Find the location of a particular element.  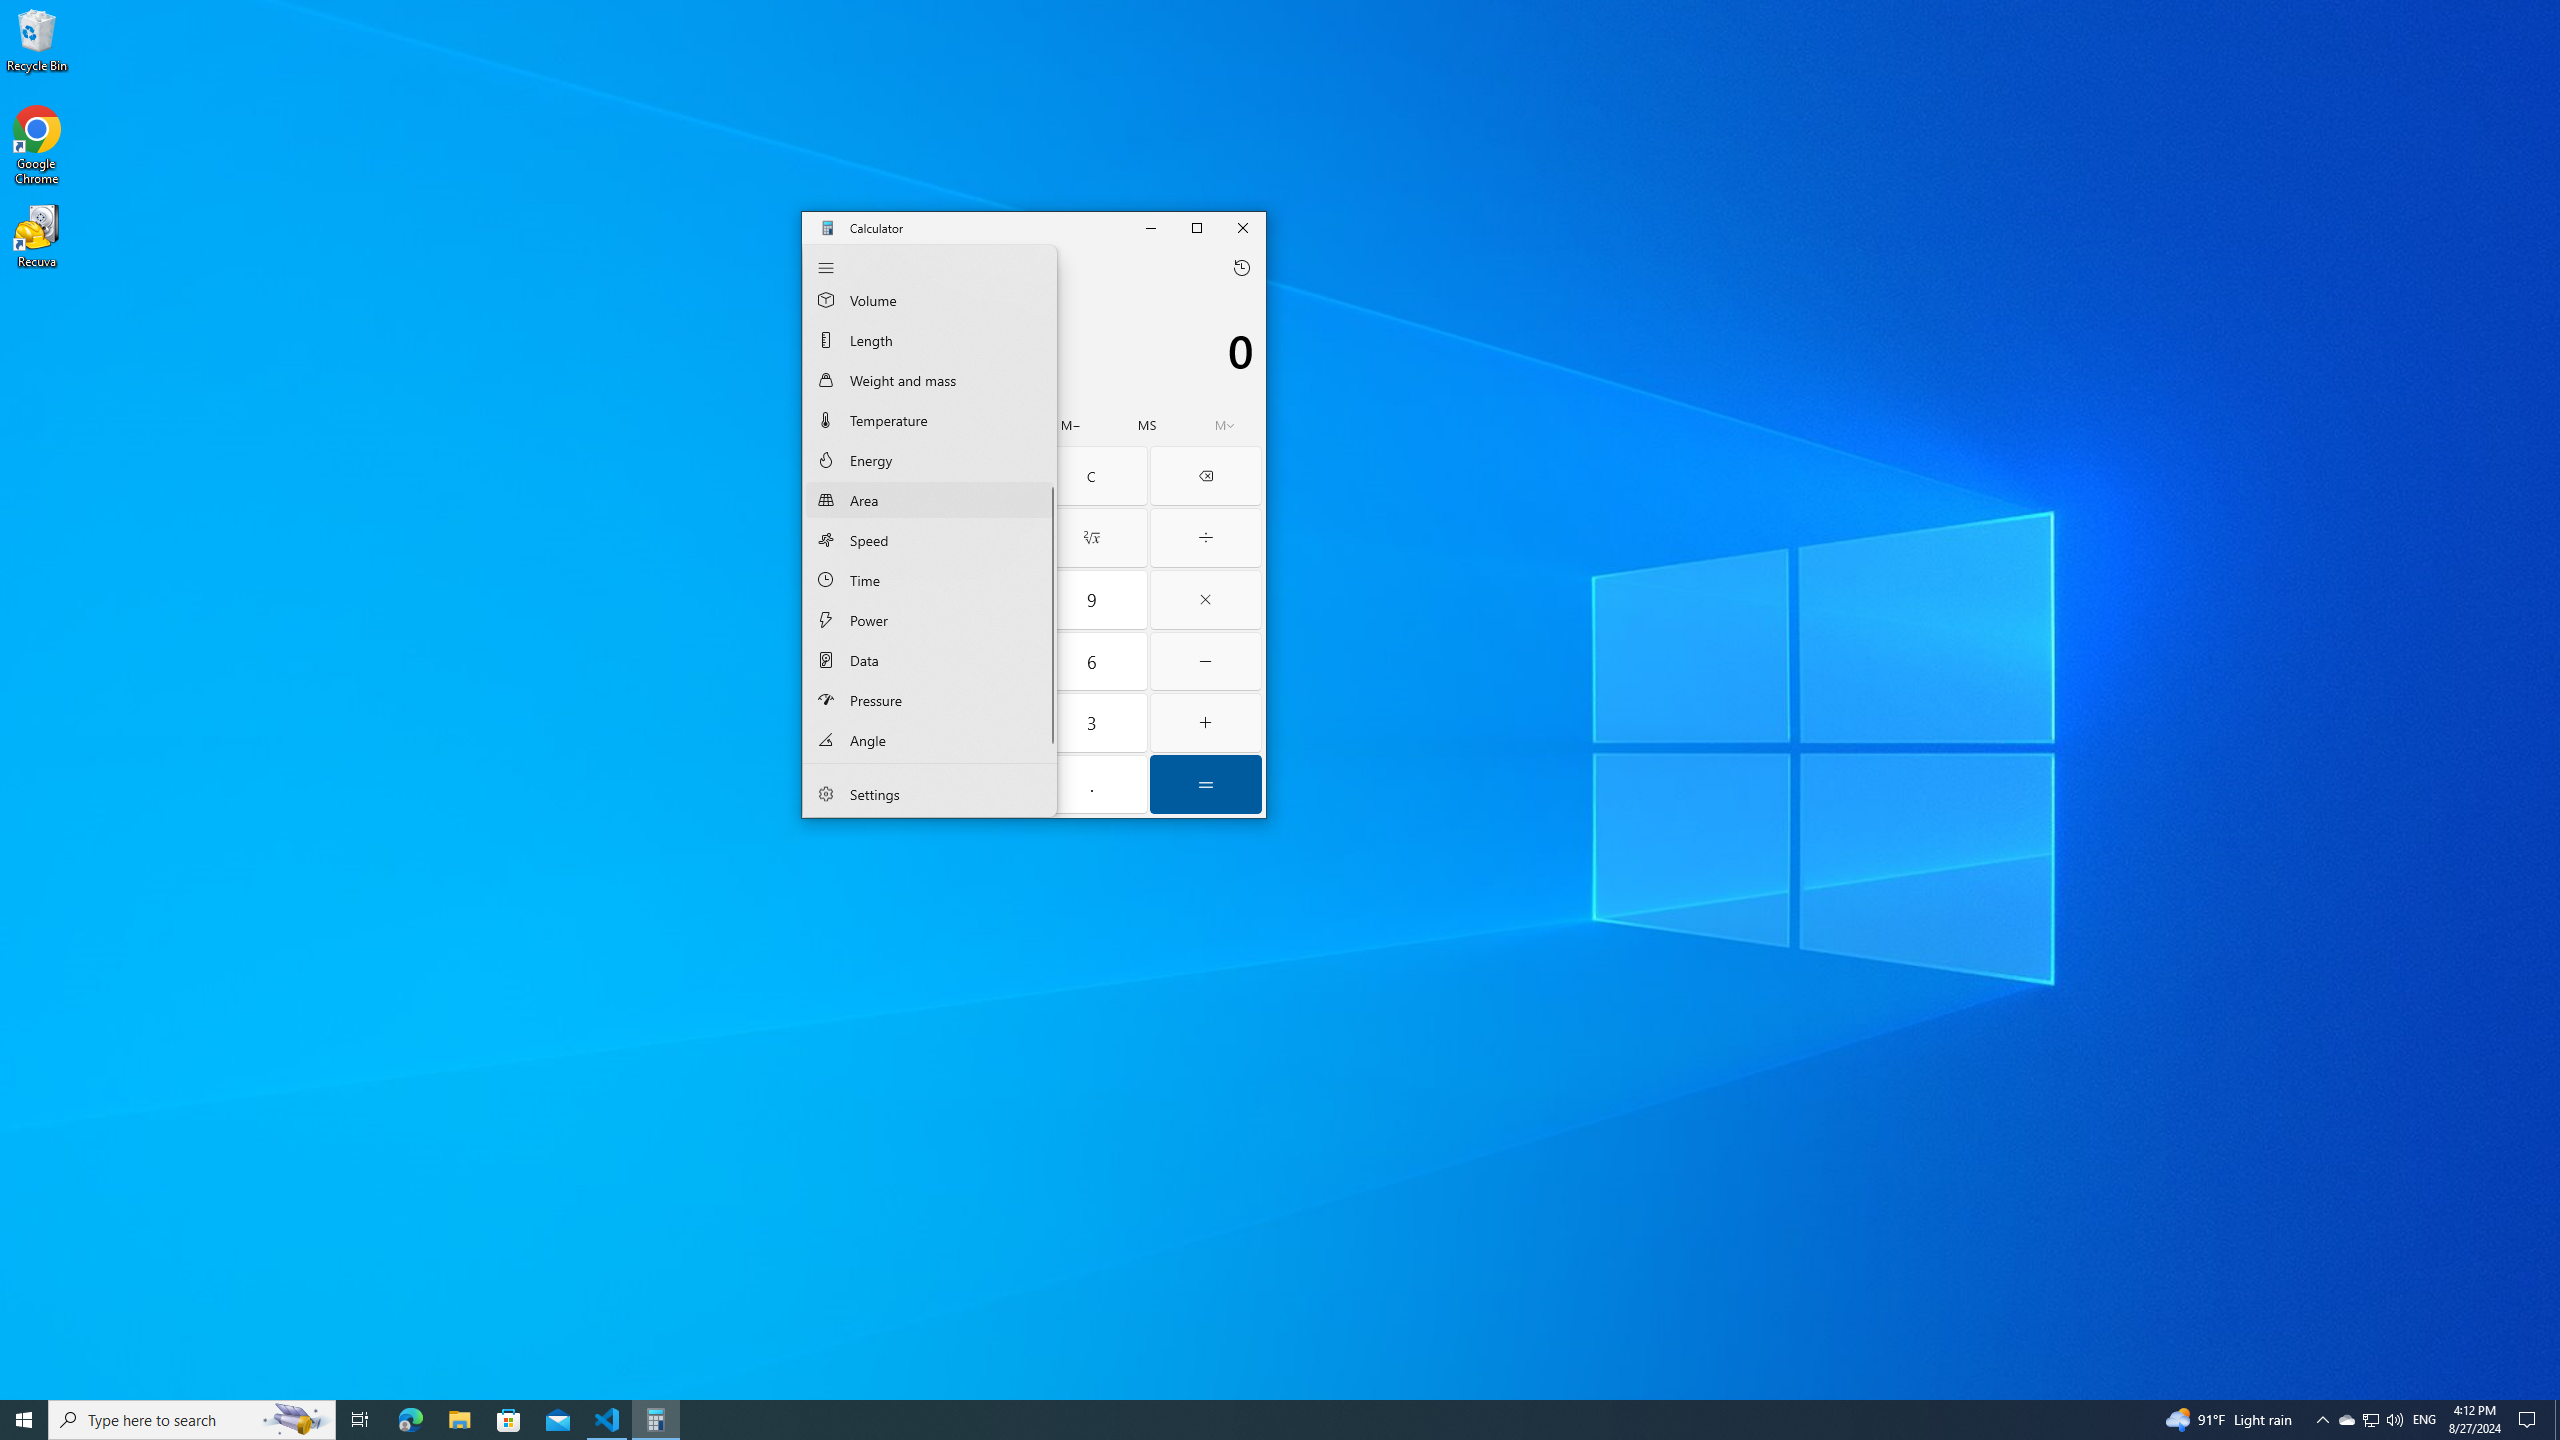

'Nine' is located at coordinates (1091, 600).